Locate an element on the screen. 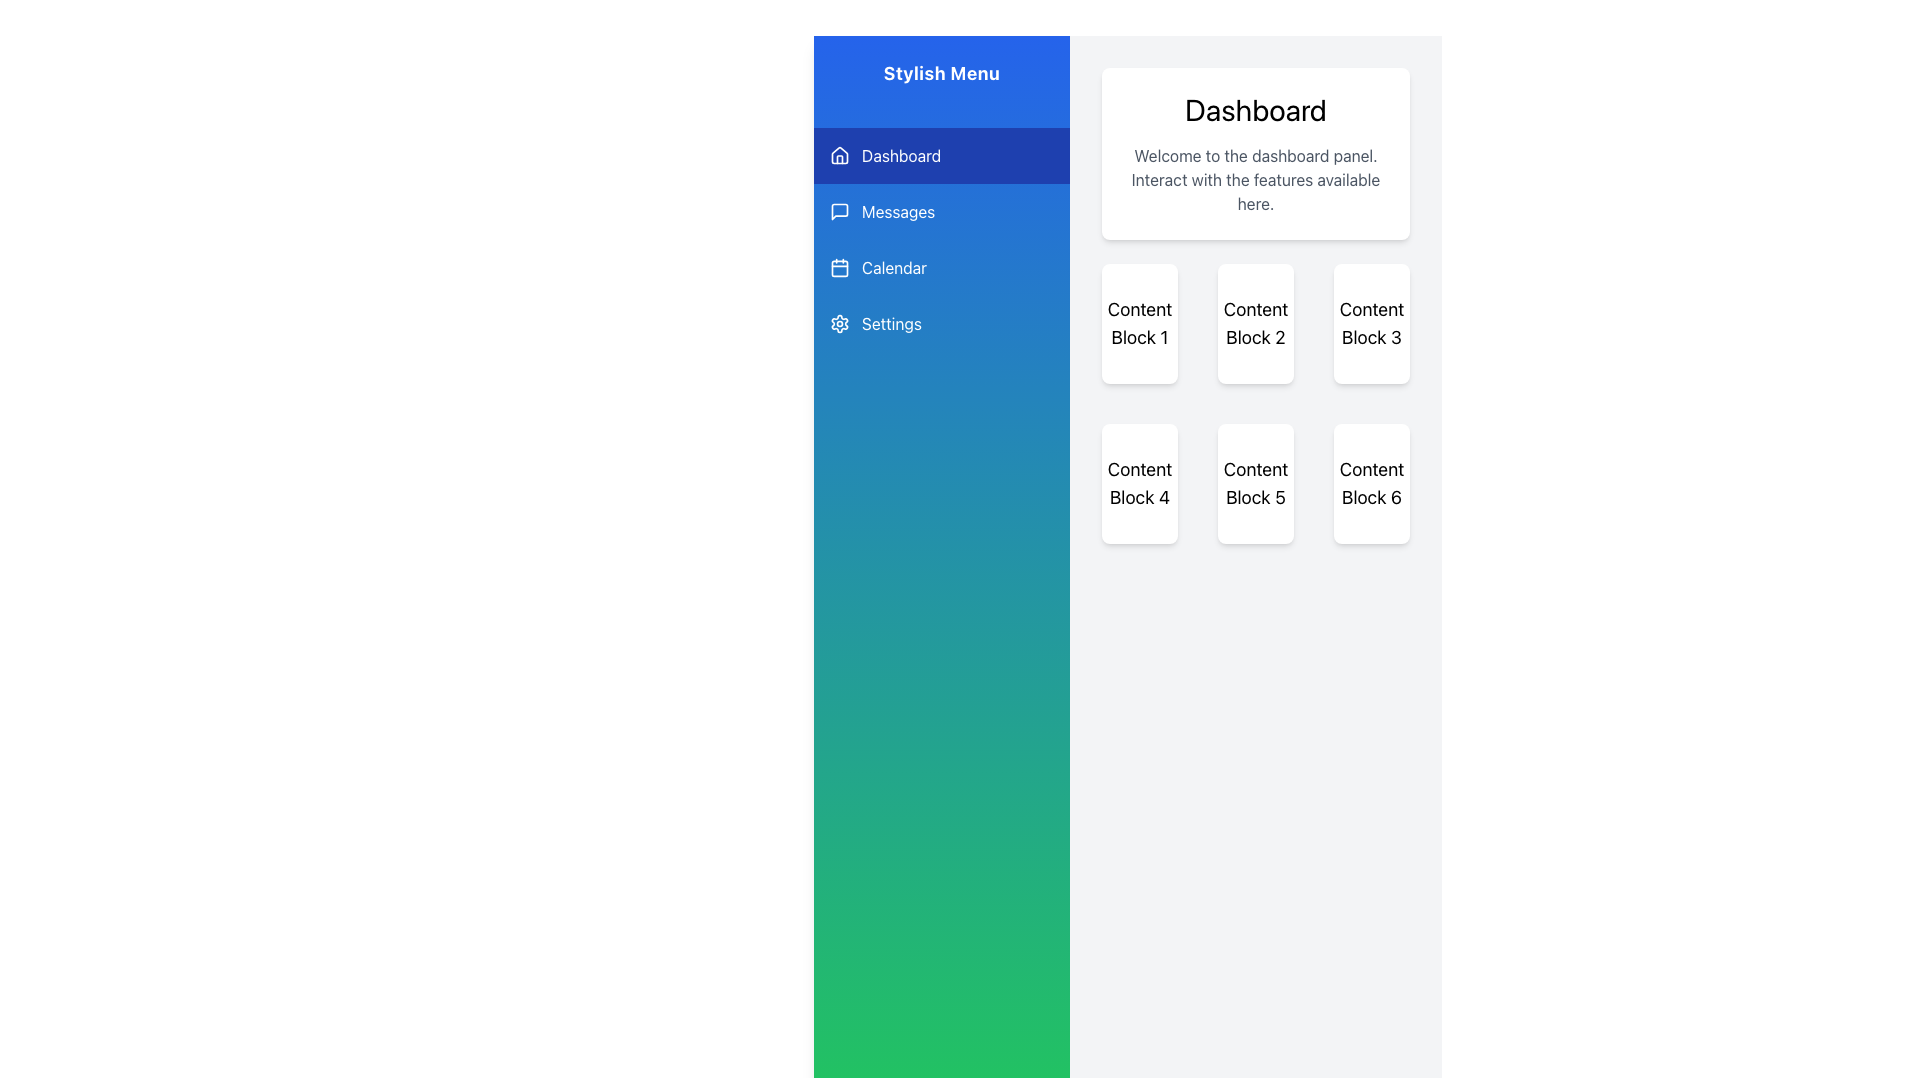 This screenshot has height=1080, width=1920. the Header Text located at the top of the vertical sidebar, which serves as the title for the navigation links below it is located at coordinates (940, 72).